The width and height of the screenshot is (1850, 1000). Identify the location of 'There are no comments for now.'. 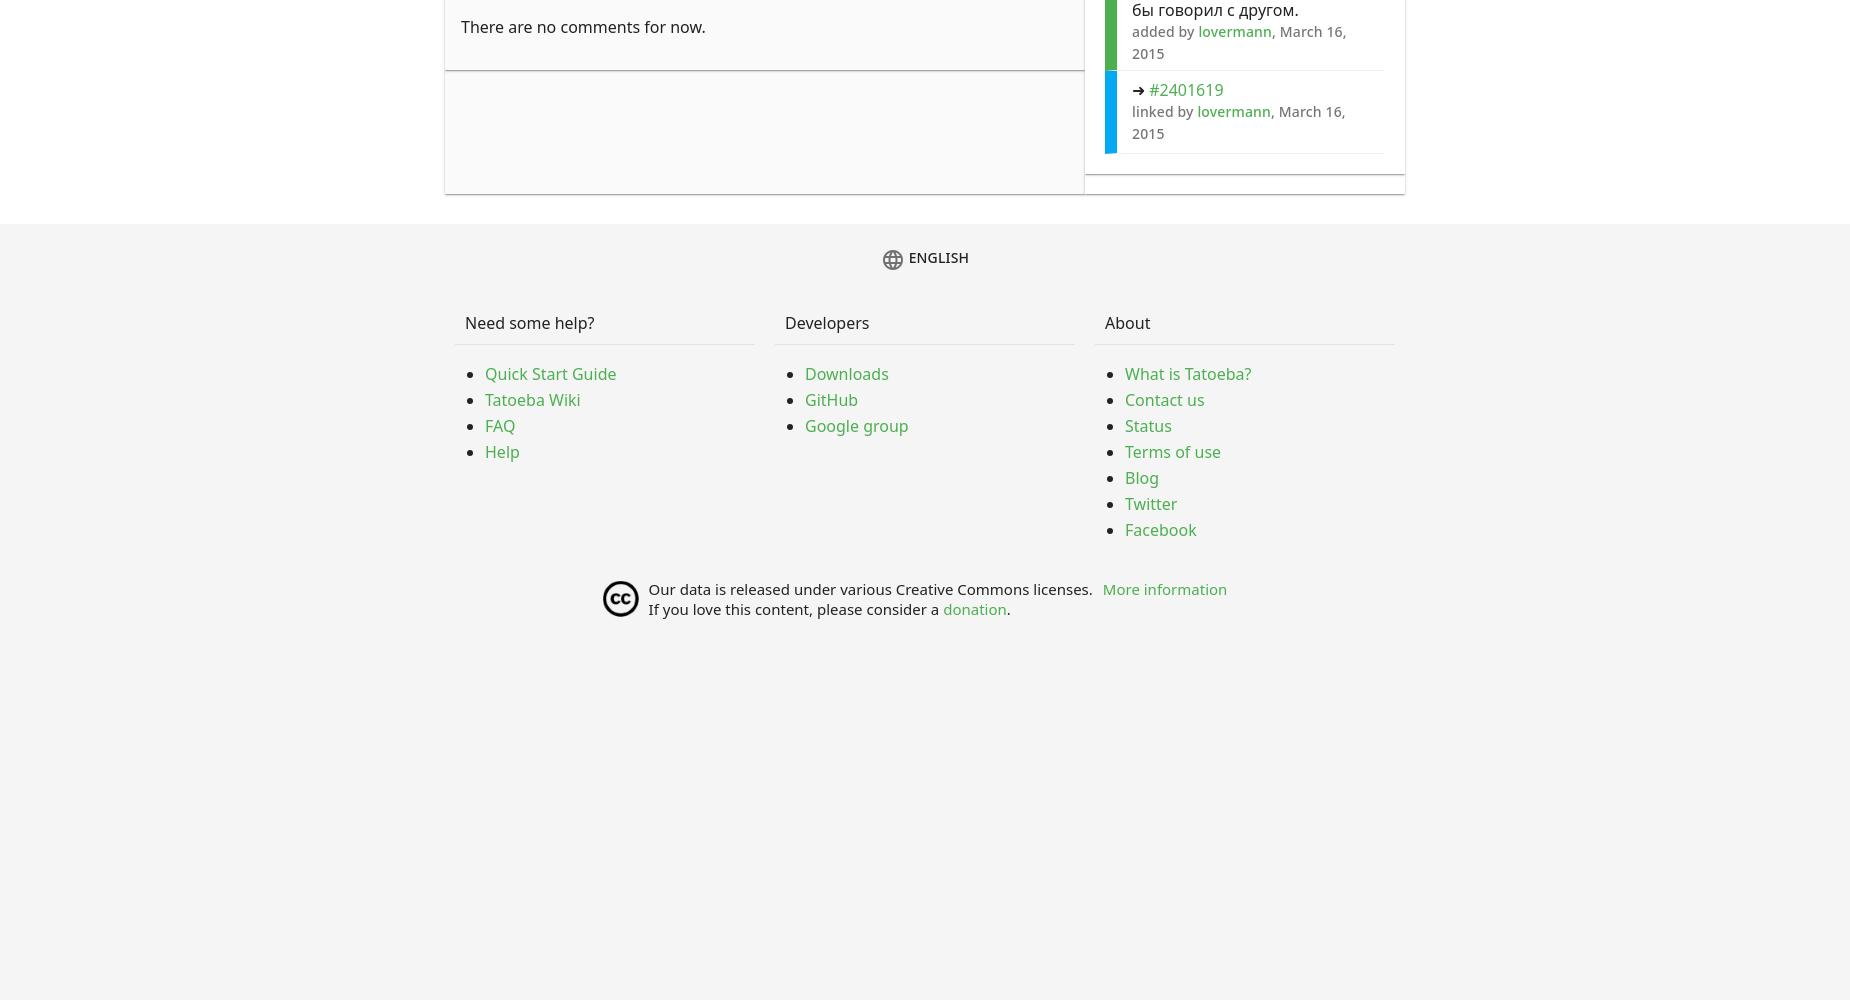
(582, 27).